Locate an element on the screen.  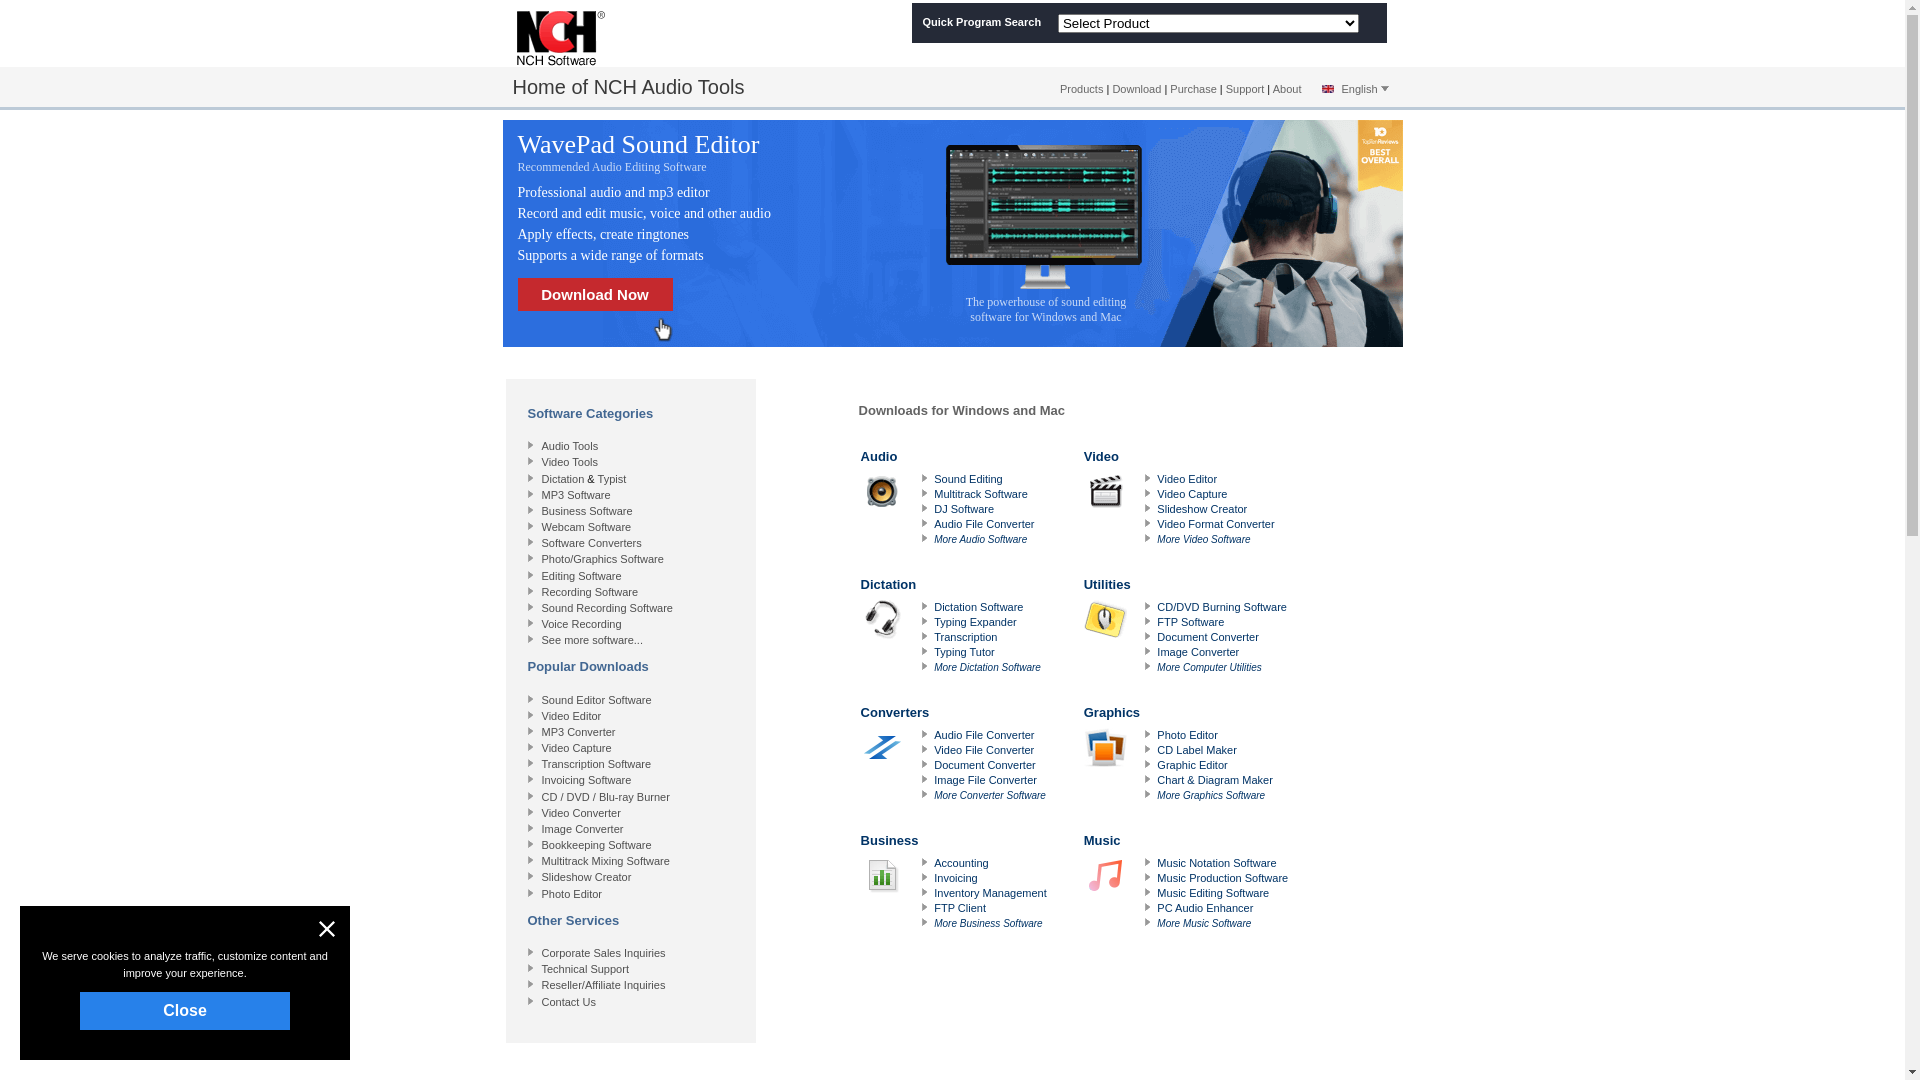
'Typing Expander' is located at coordinates (975, 620).